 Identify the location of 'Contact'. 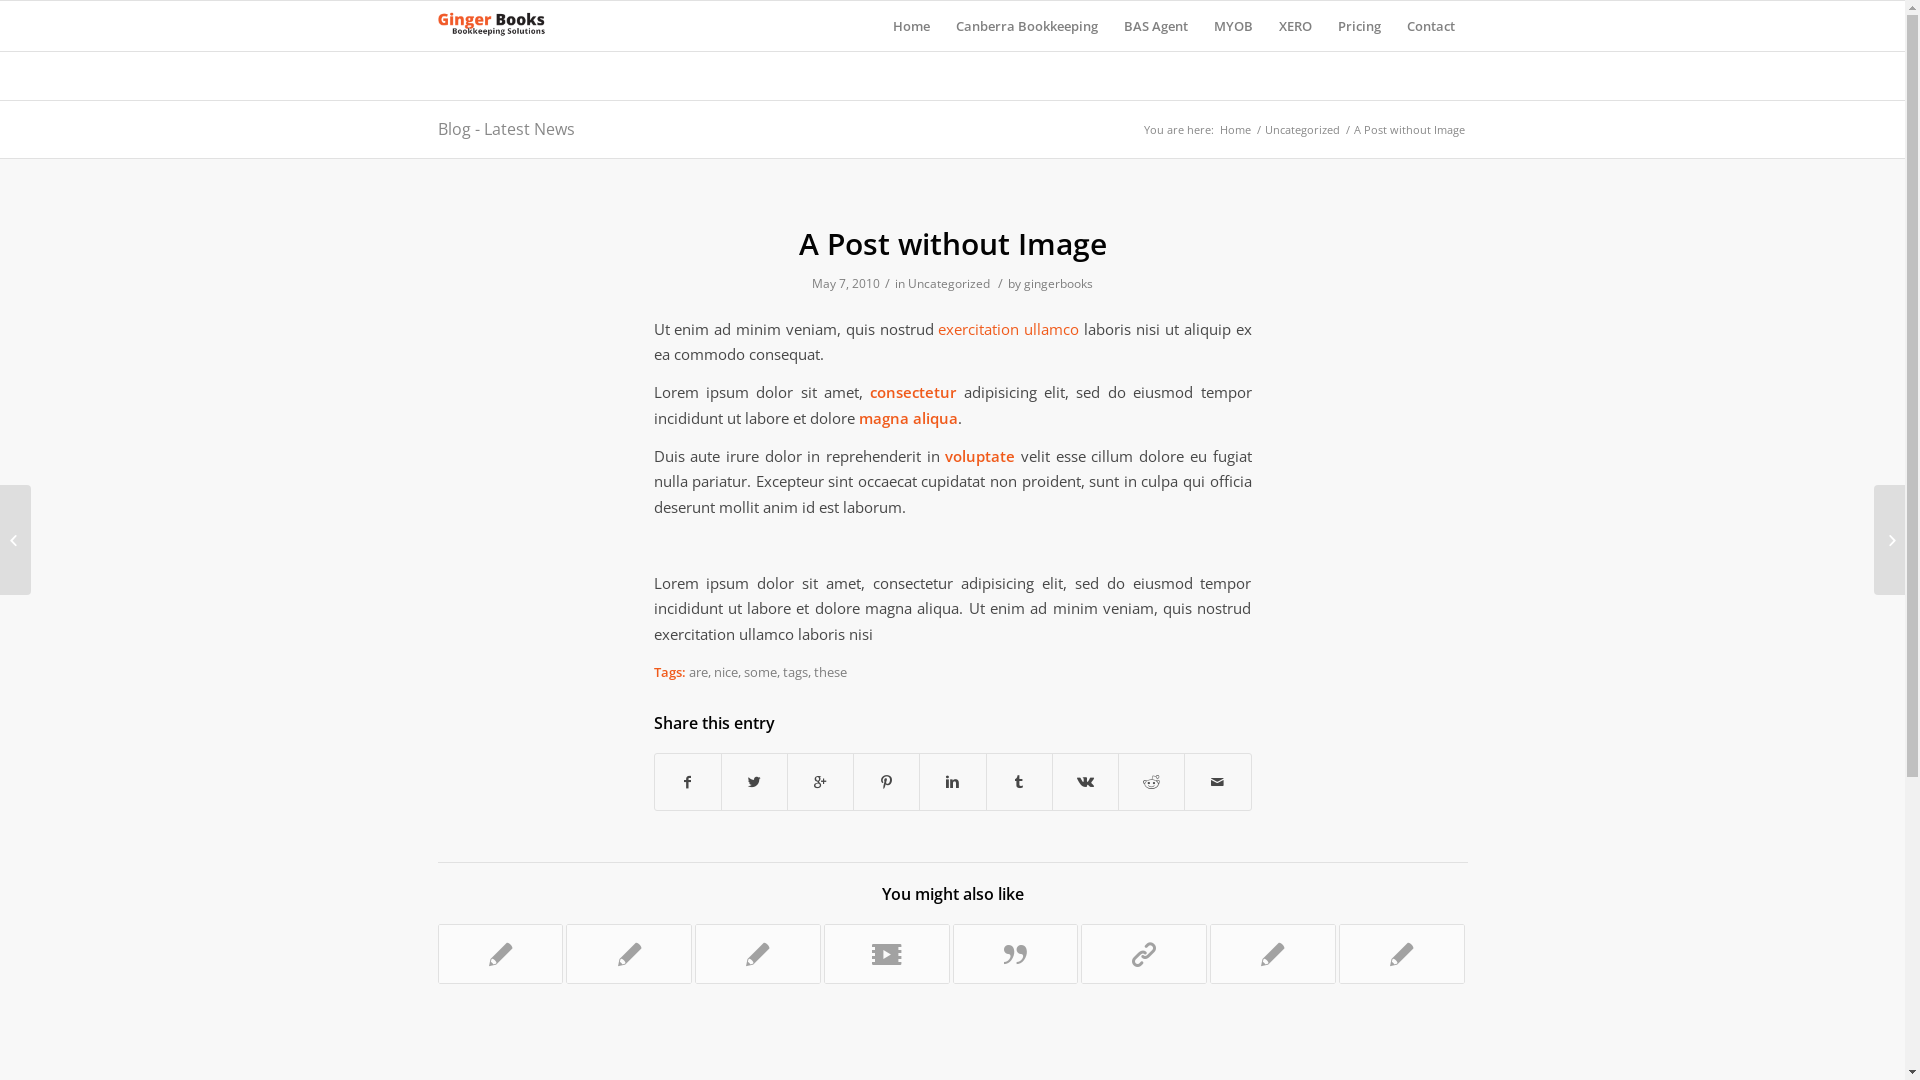
(1429, 26).